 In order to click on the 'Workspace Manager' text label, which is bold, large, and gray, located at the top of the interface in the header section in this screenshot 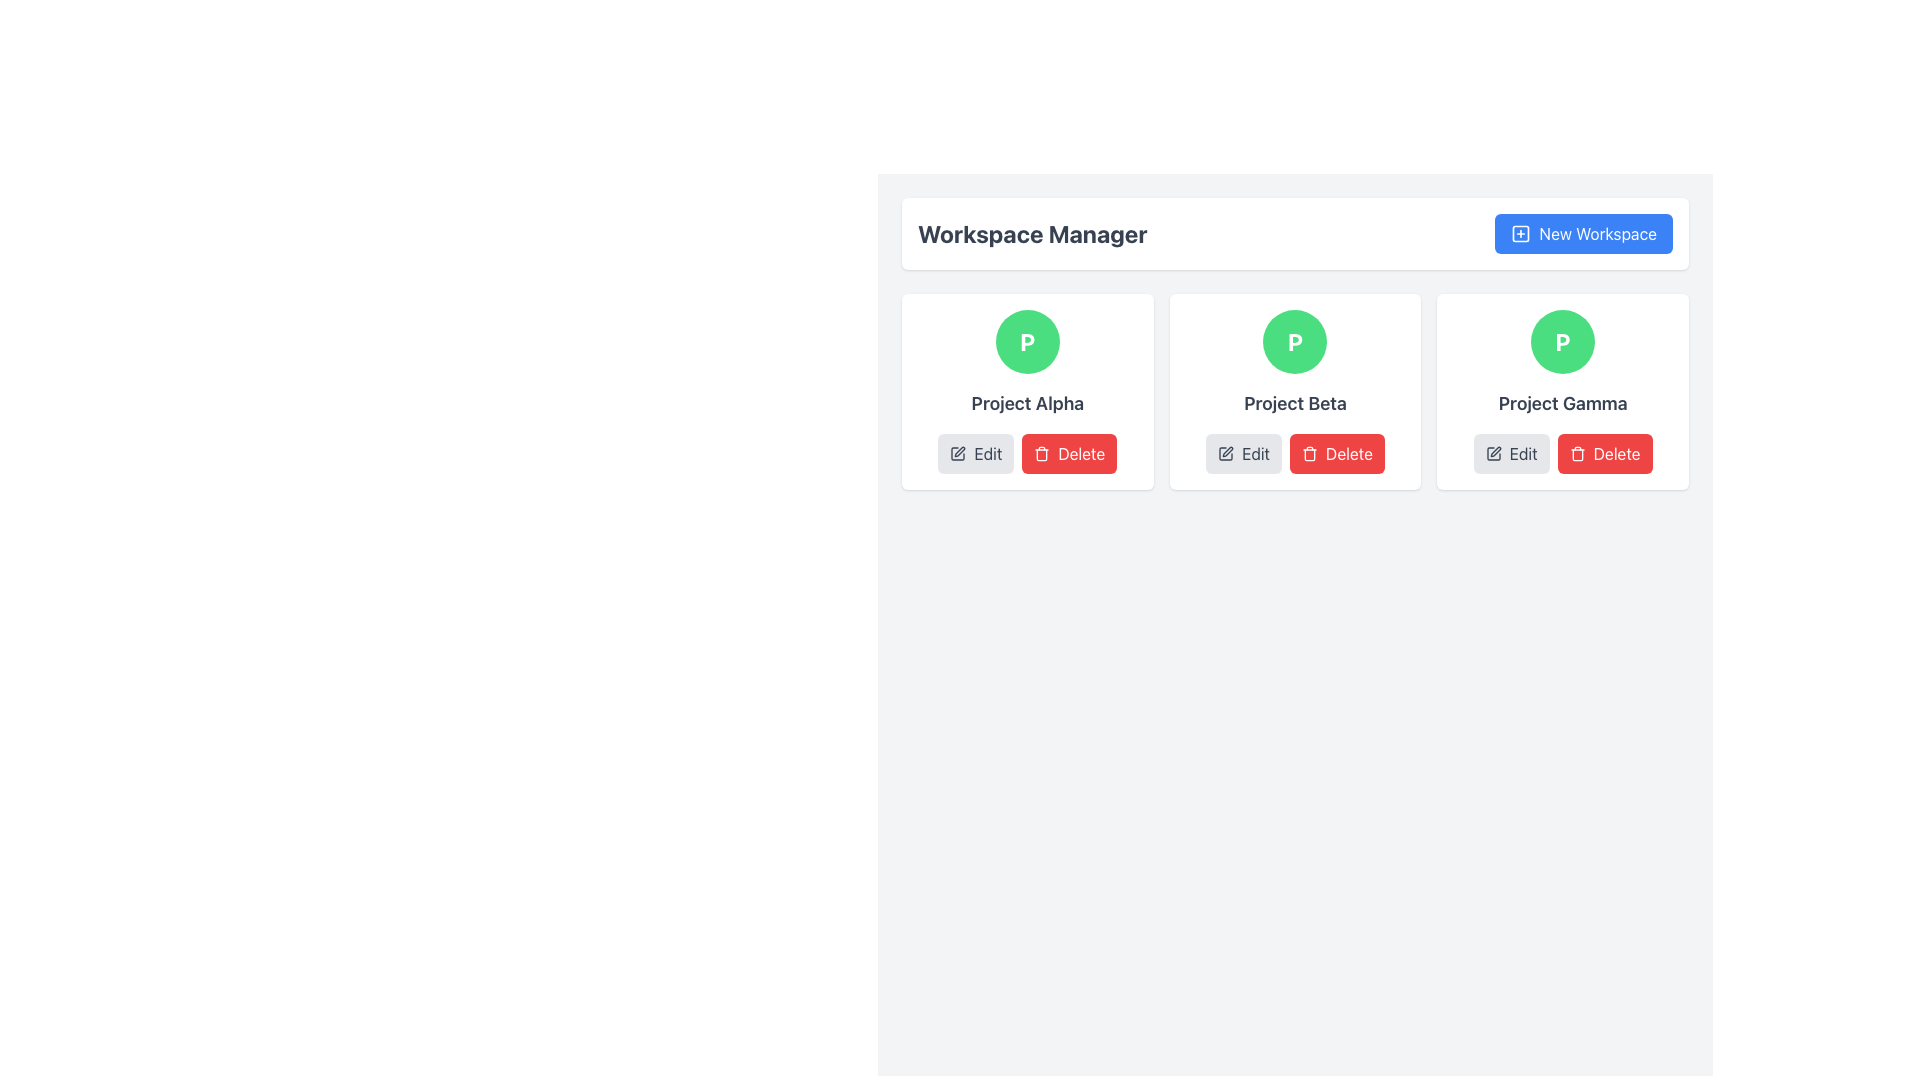, I will do `click(1032, 233)`.